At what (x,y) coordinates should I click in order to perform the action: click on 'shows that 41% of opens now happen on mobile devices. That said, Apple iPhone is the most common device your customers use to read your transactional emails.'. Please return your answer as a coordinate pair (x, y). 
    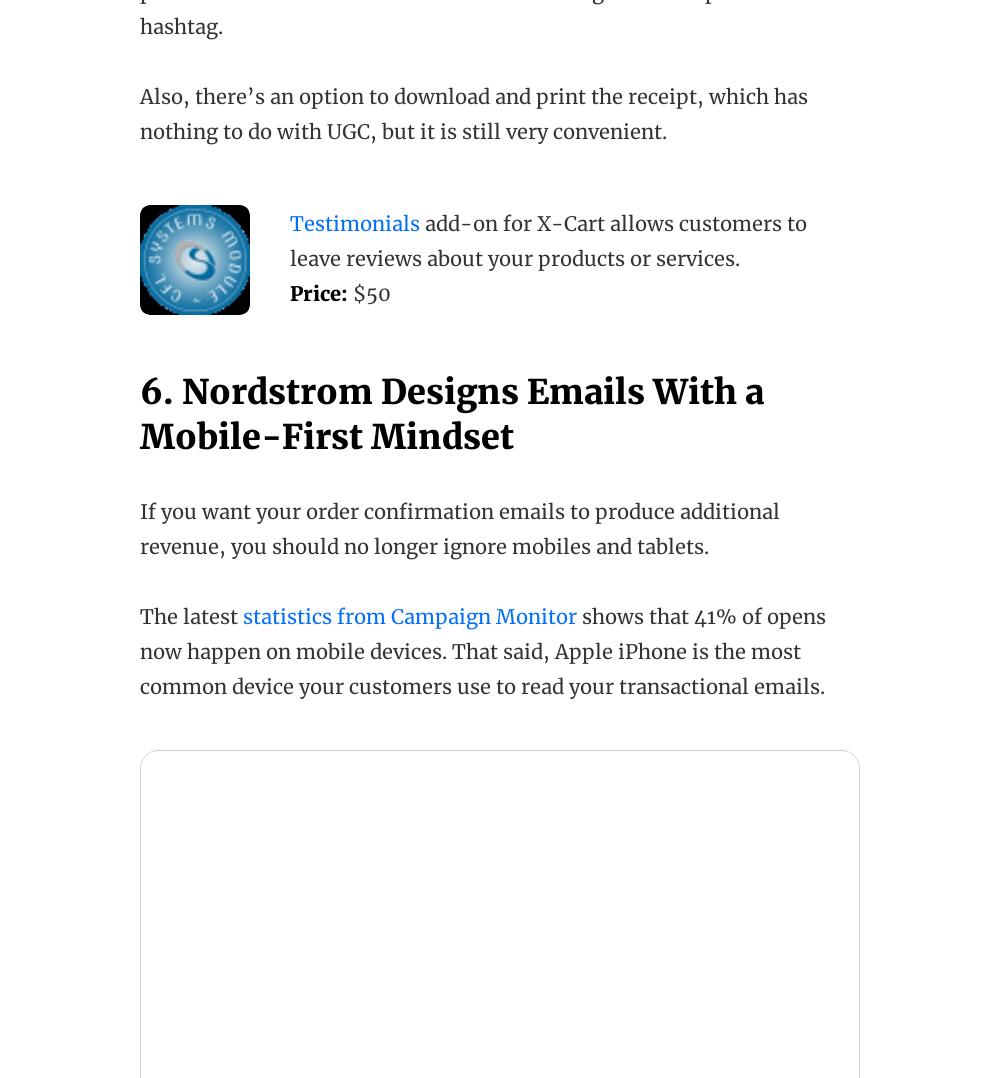
    Looking at the image, I should click on (482, 650).